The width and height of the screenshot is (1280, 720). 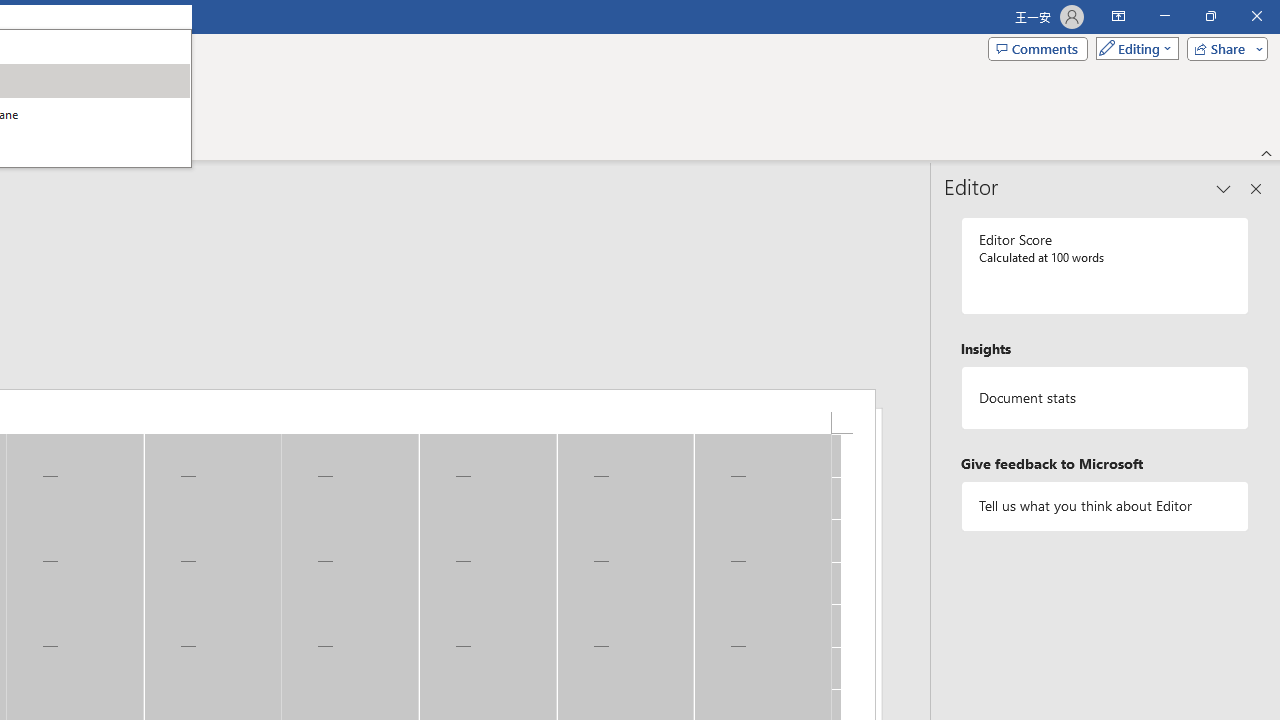 I want to click on 'Close', so click(x=1255, y=16).